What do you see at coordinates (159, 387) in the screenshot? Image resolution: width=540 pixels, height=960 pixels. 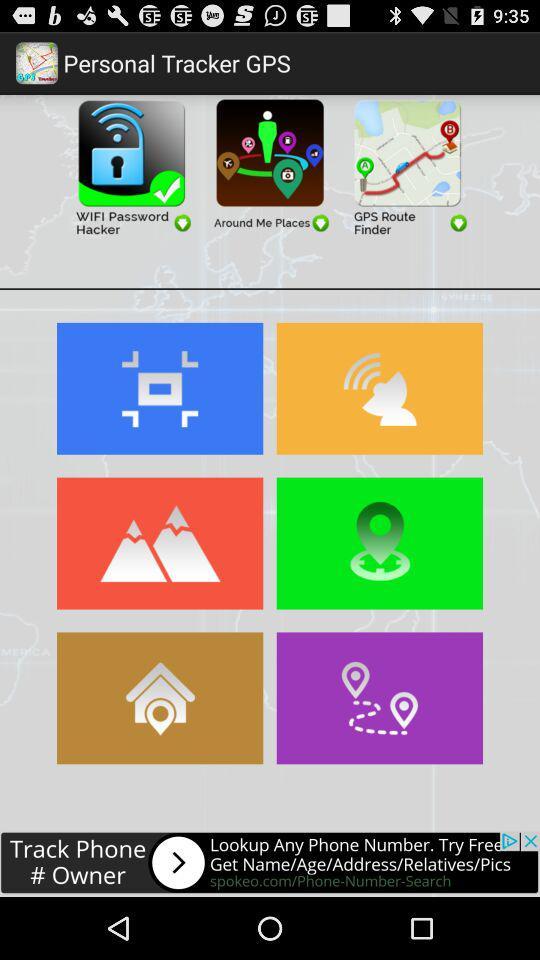 I see `fullscreen` at bounding box center [159, 387].